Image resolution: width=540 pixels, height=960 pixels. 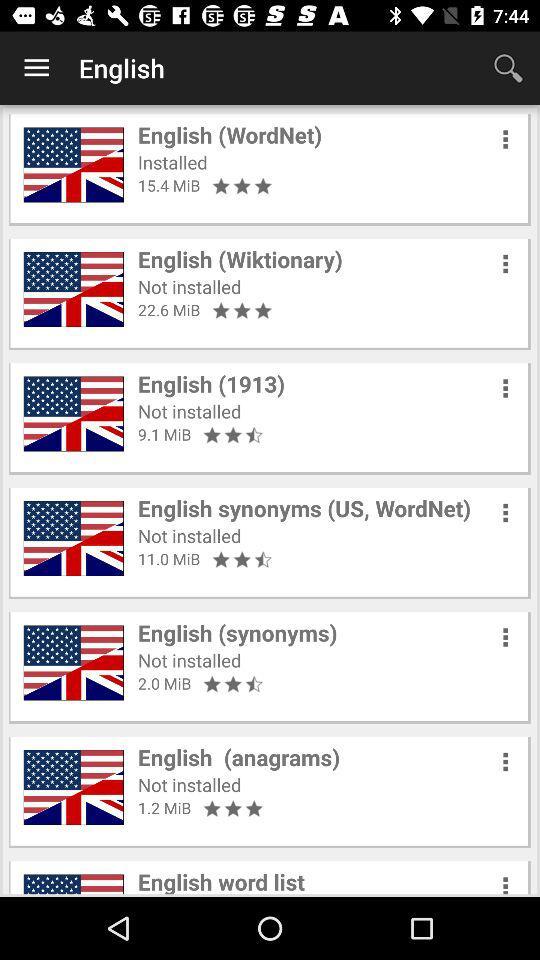 What do you see at coordinates (240, 258) in the screenshot?
I see `the icon above the not installed` at bounding box center [240, 258].